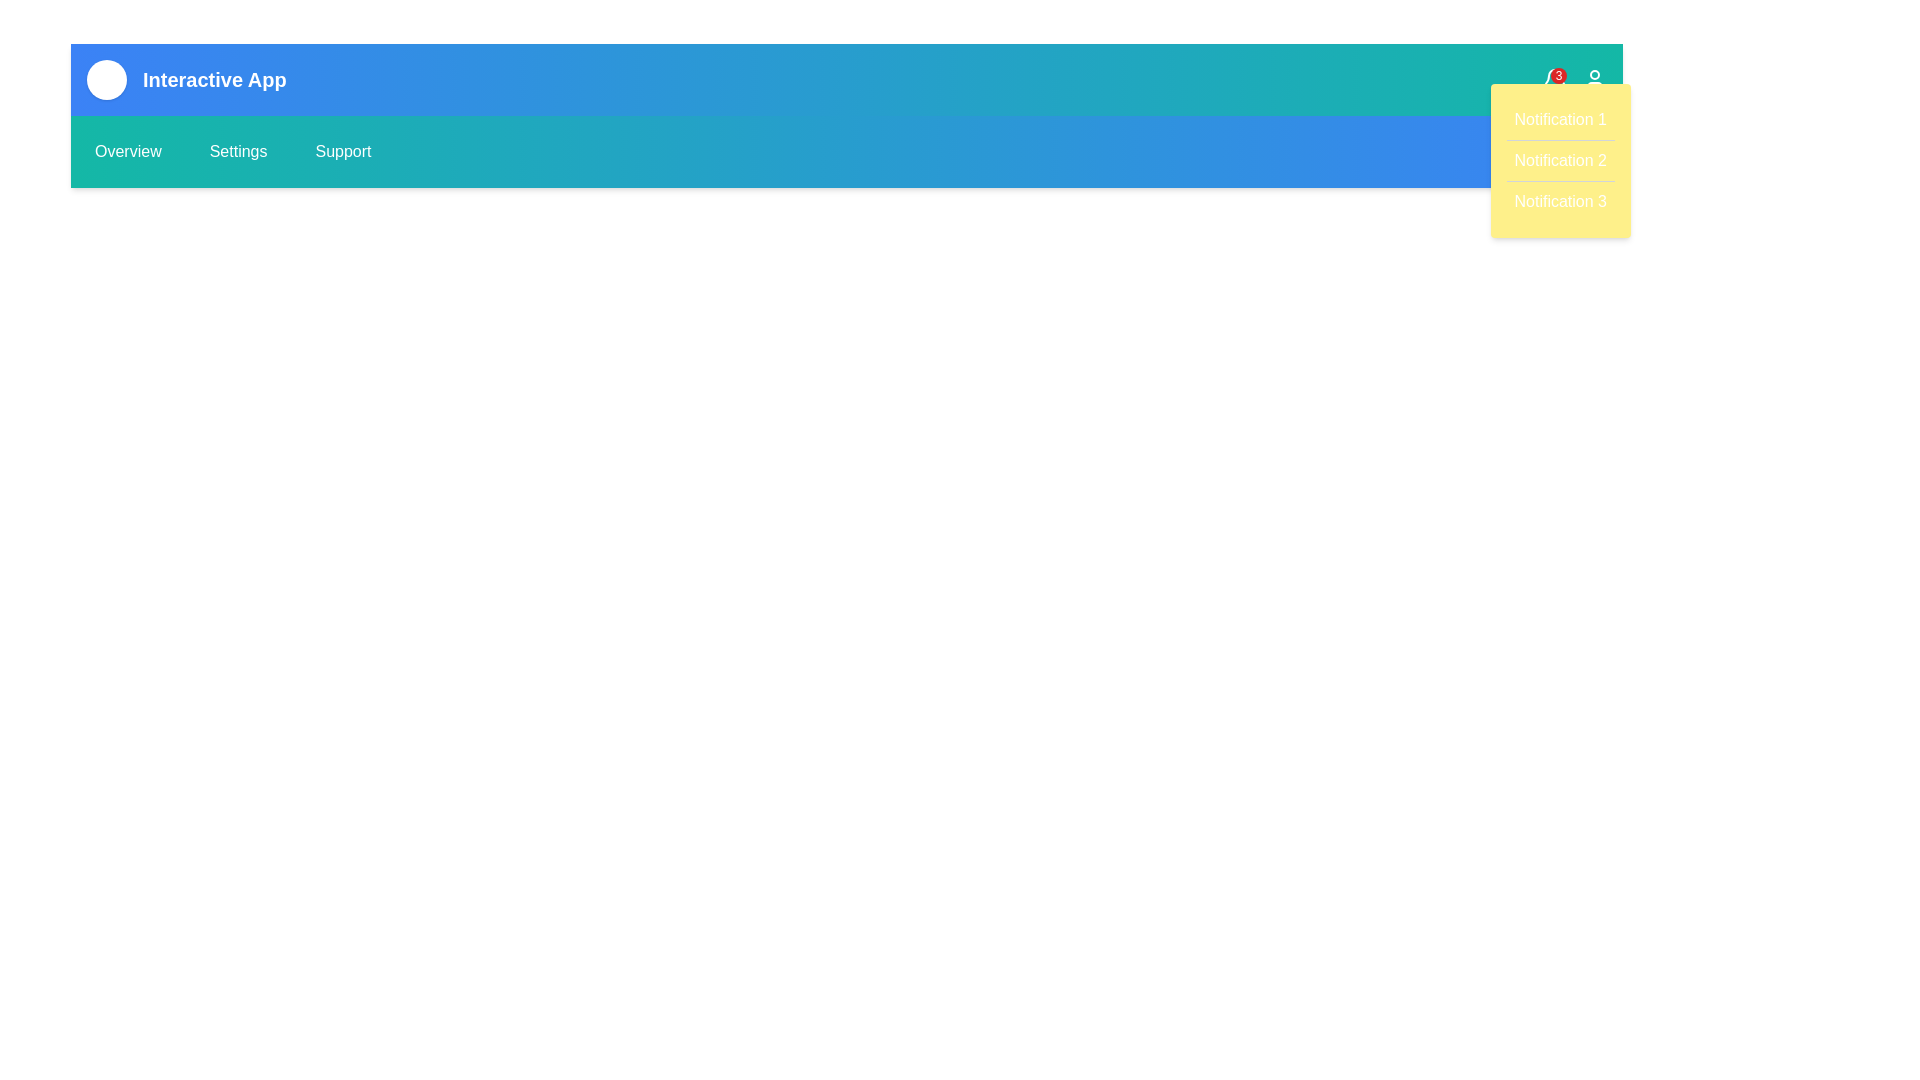  Describe the element at coordinates (238, 150) in the screenshot. I see `the menu item Settings from the options Overview, Settings, or Support` at that location.